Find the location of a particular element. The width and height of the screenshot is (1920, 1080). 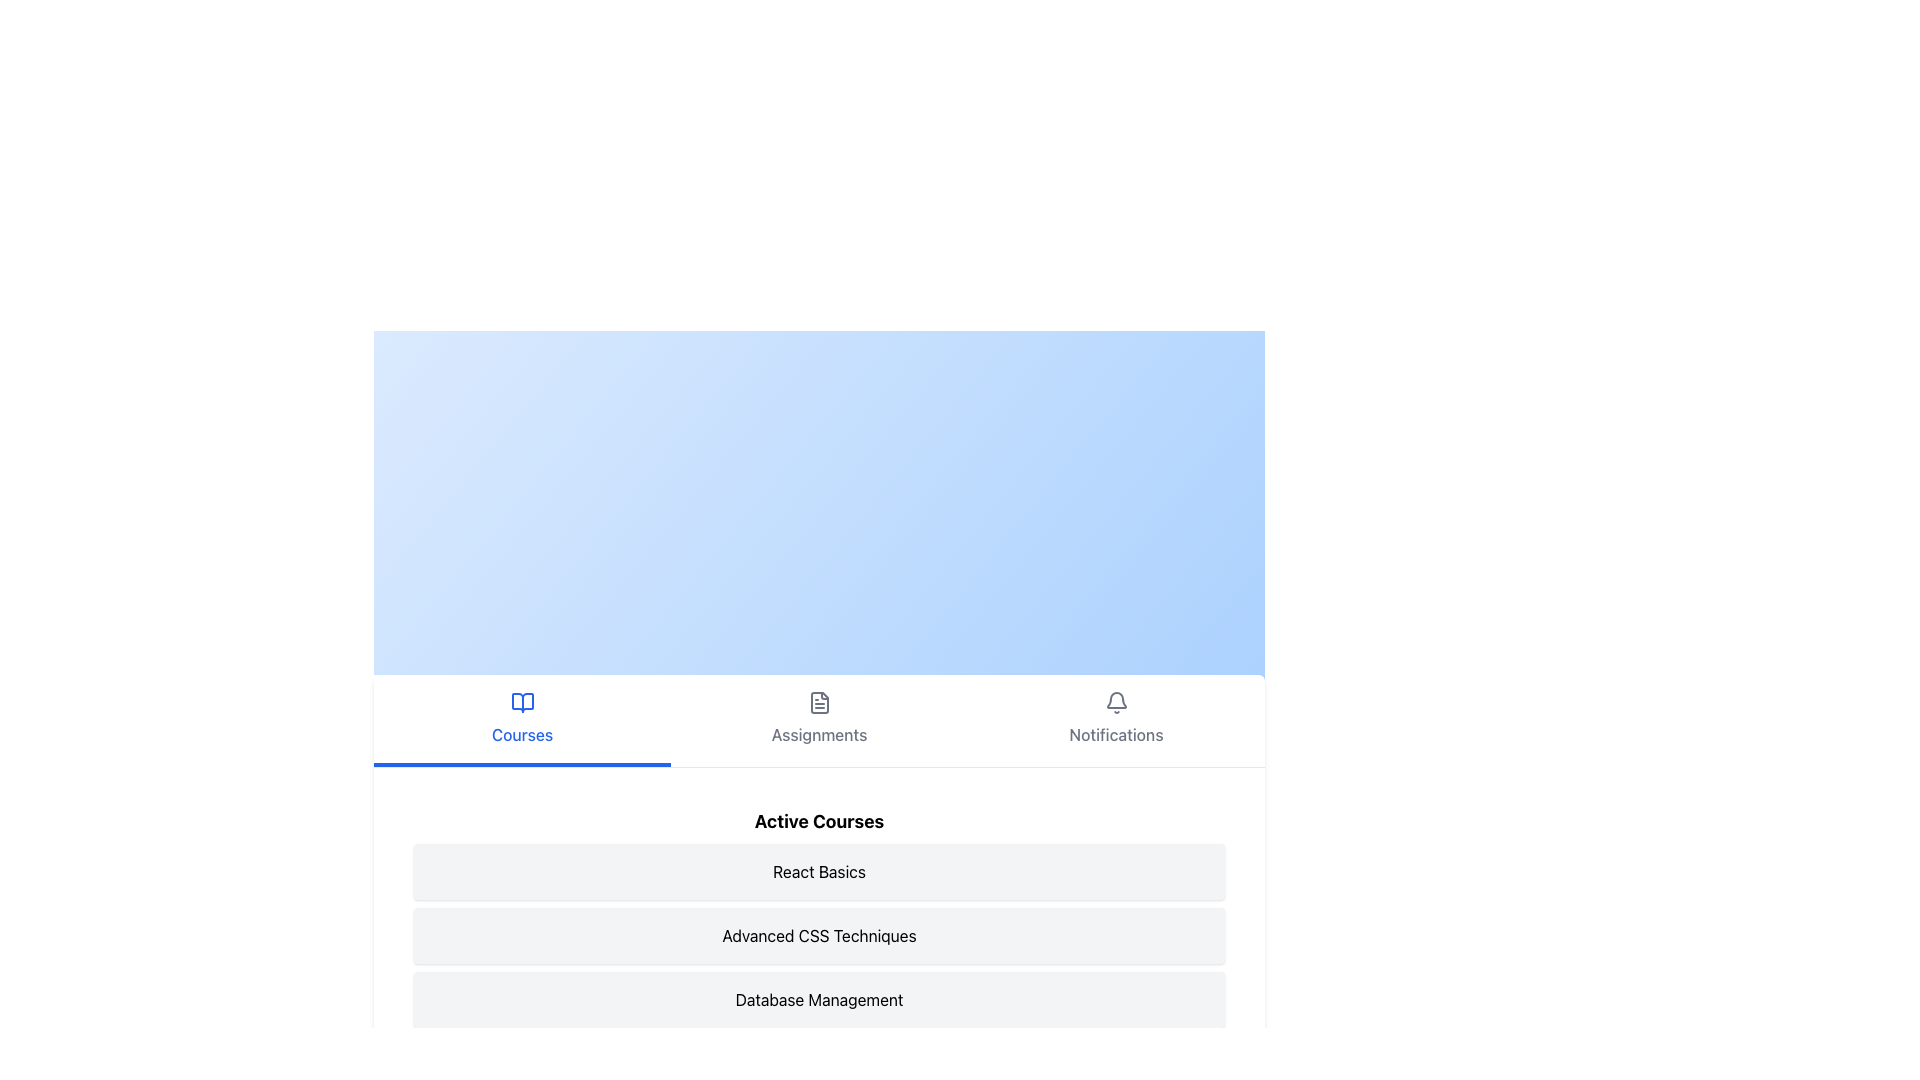

the 'Advanced CSS Techniques' course in the active courses list is located at coordinates (819, 917).